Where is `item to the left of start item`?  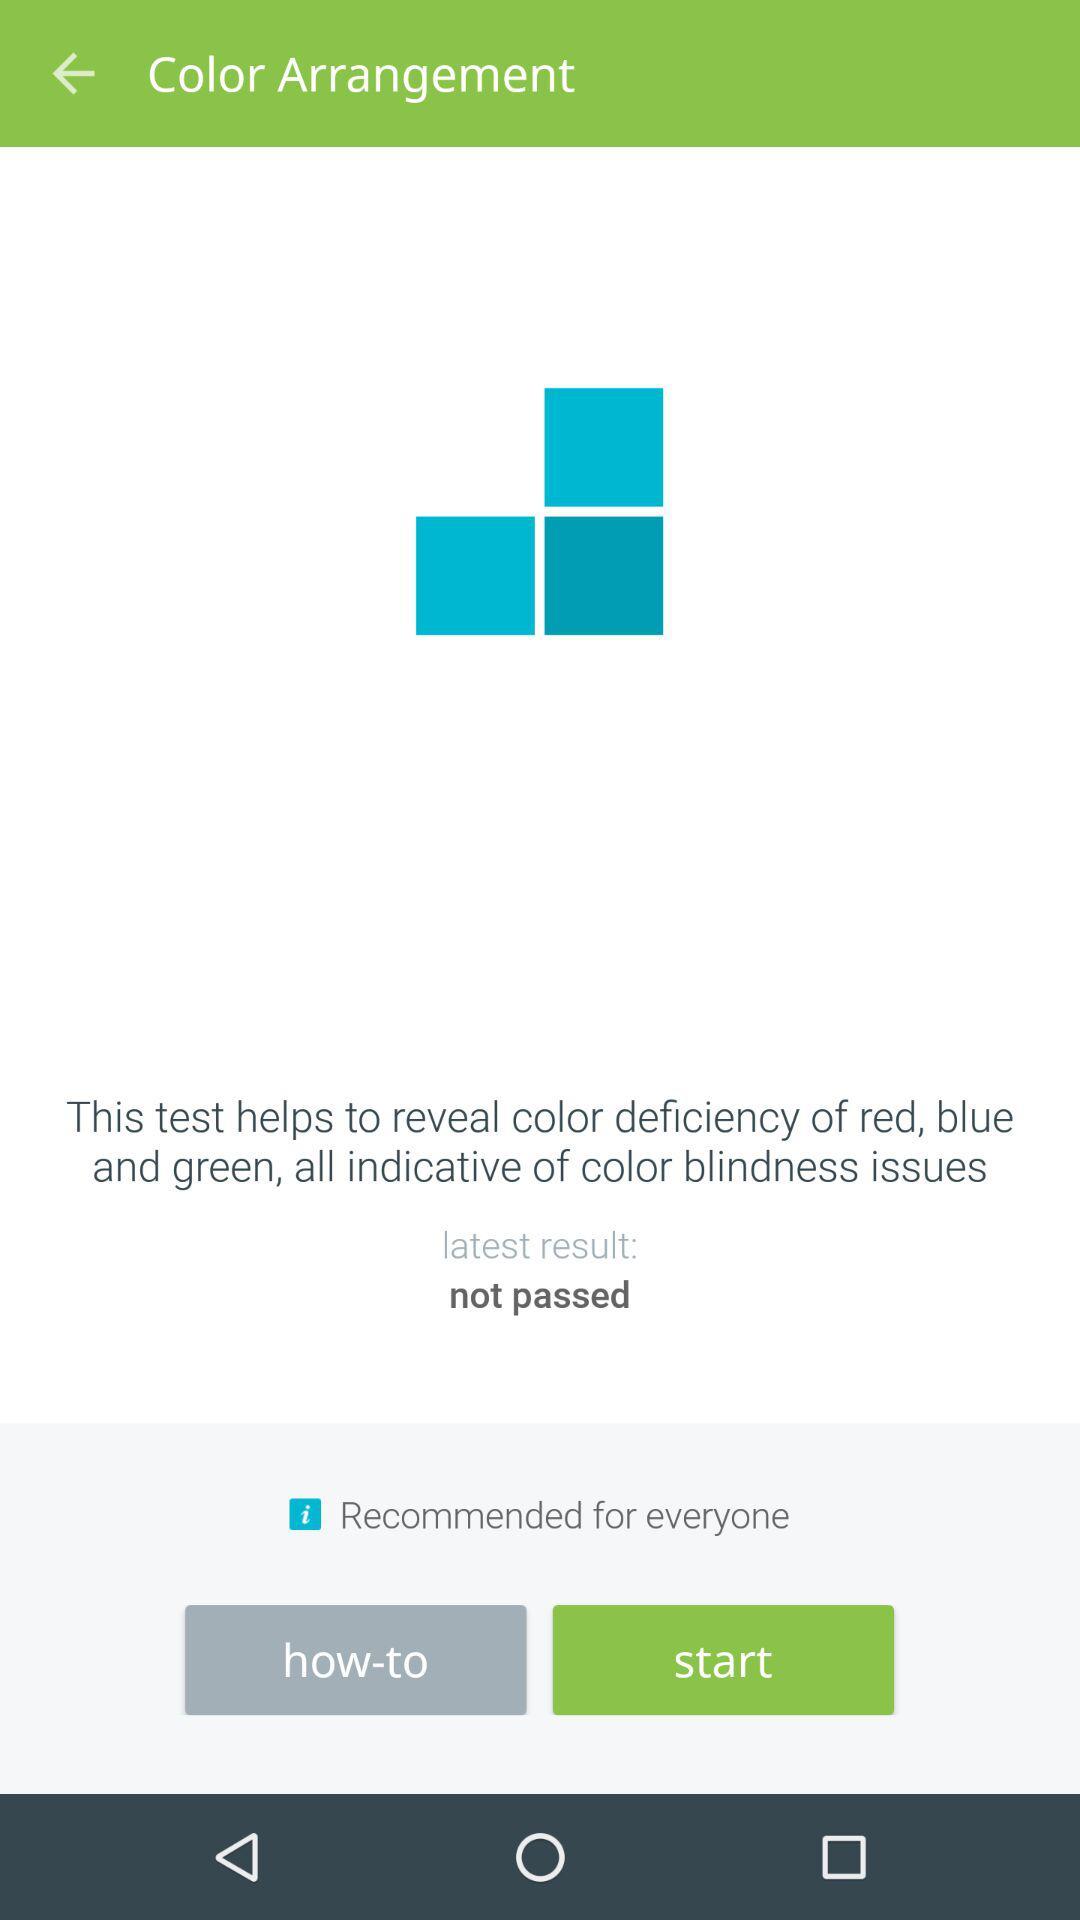 item to the left of start item is located at coordinates (354, 1660).